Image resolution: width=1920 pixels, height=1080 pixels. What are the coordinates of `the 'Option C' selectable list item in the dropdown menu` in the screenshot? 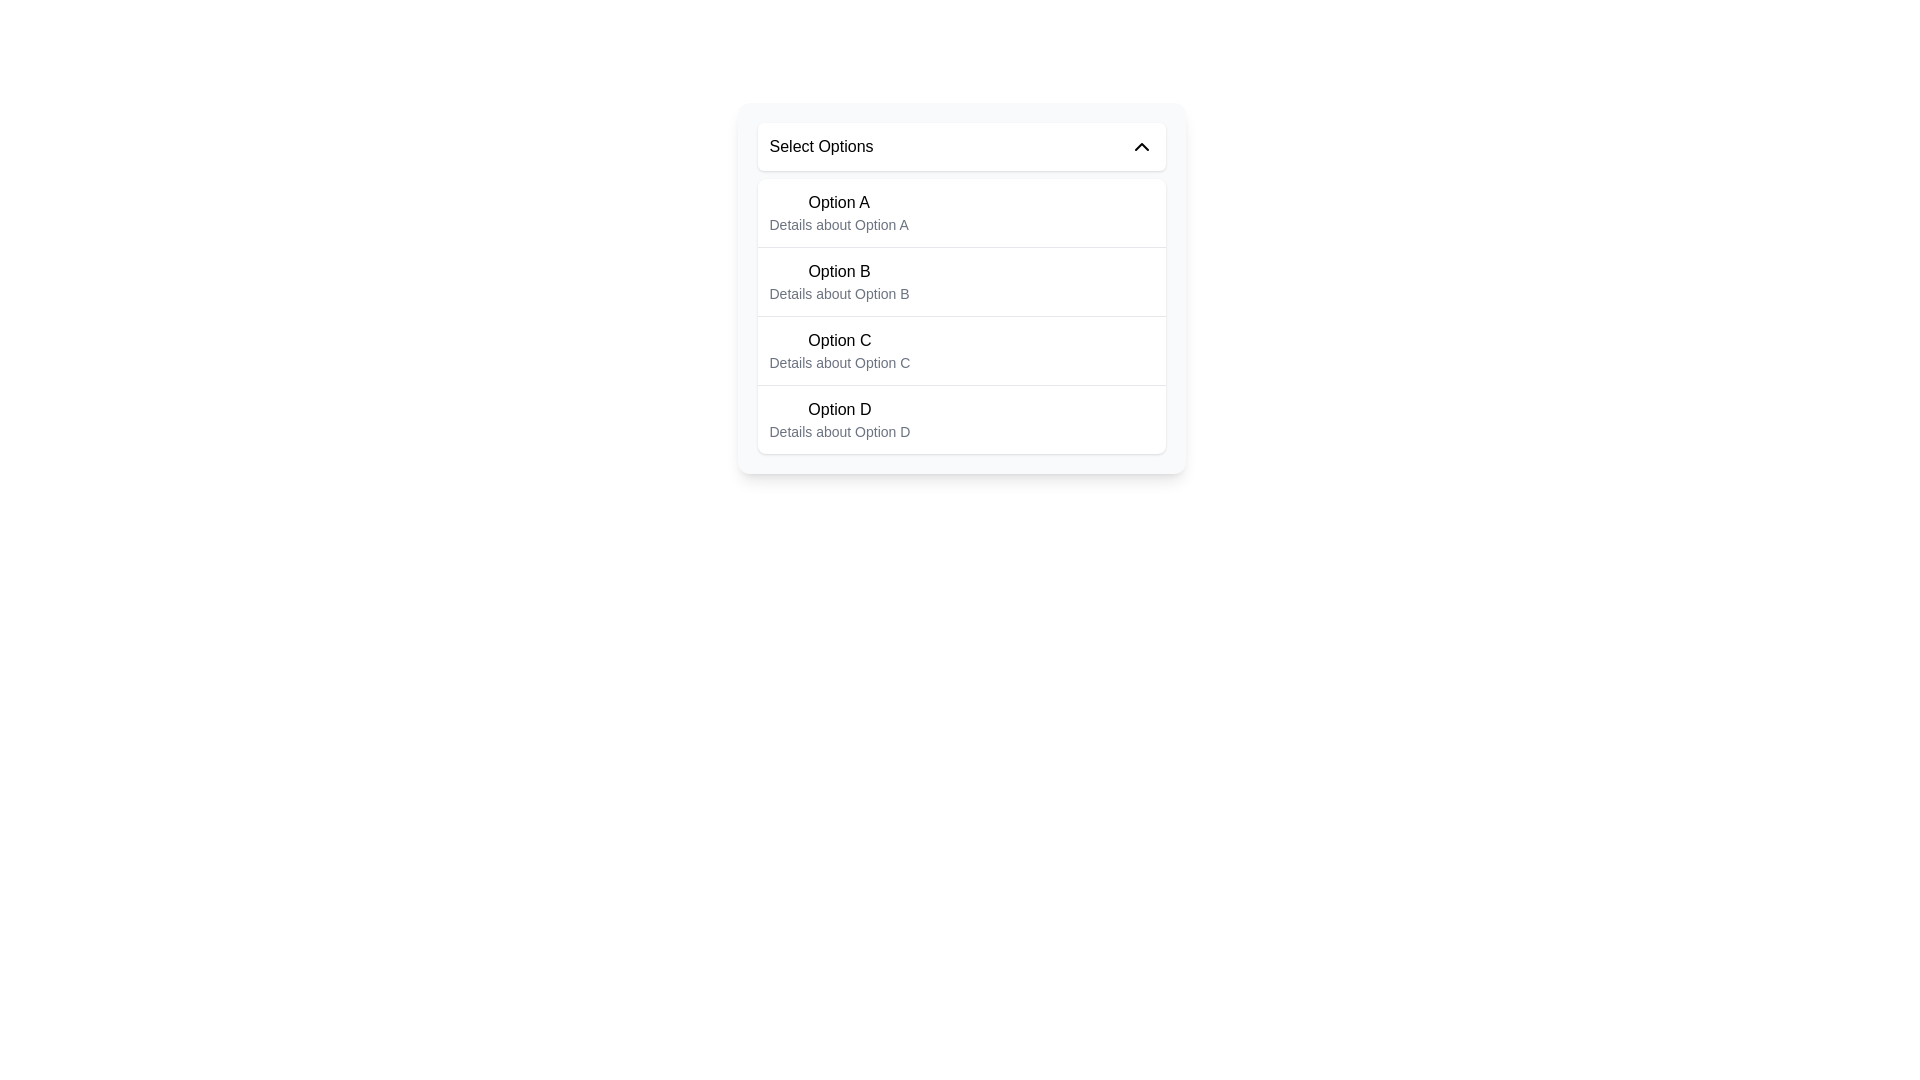 It's located at (961, 349).